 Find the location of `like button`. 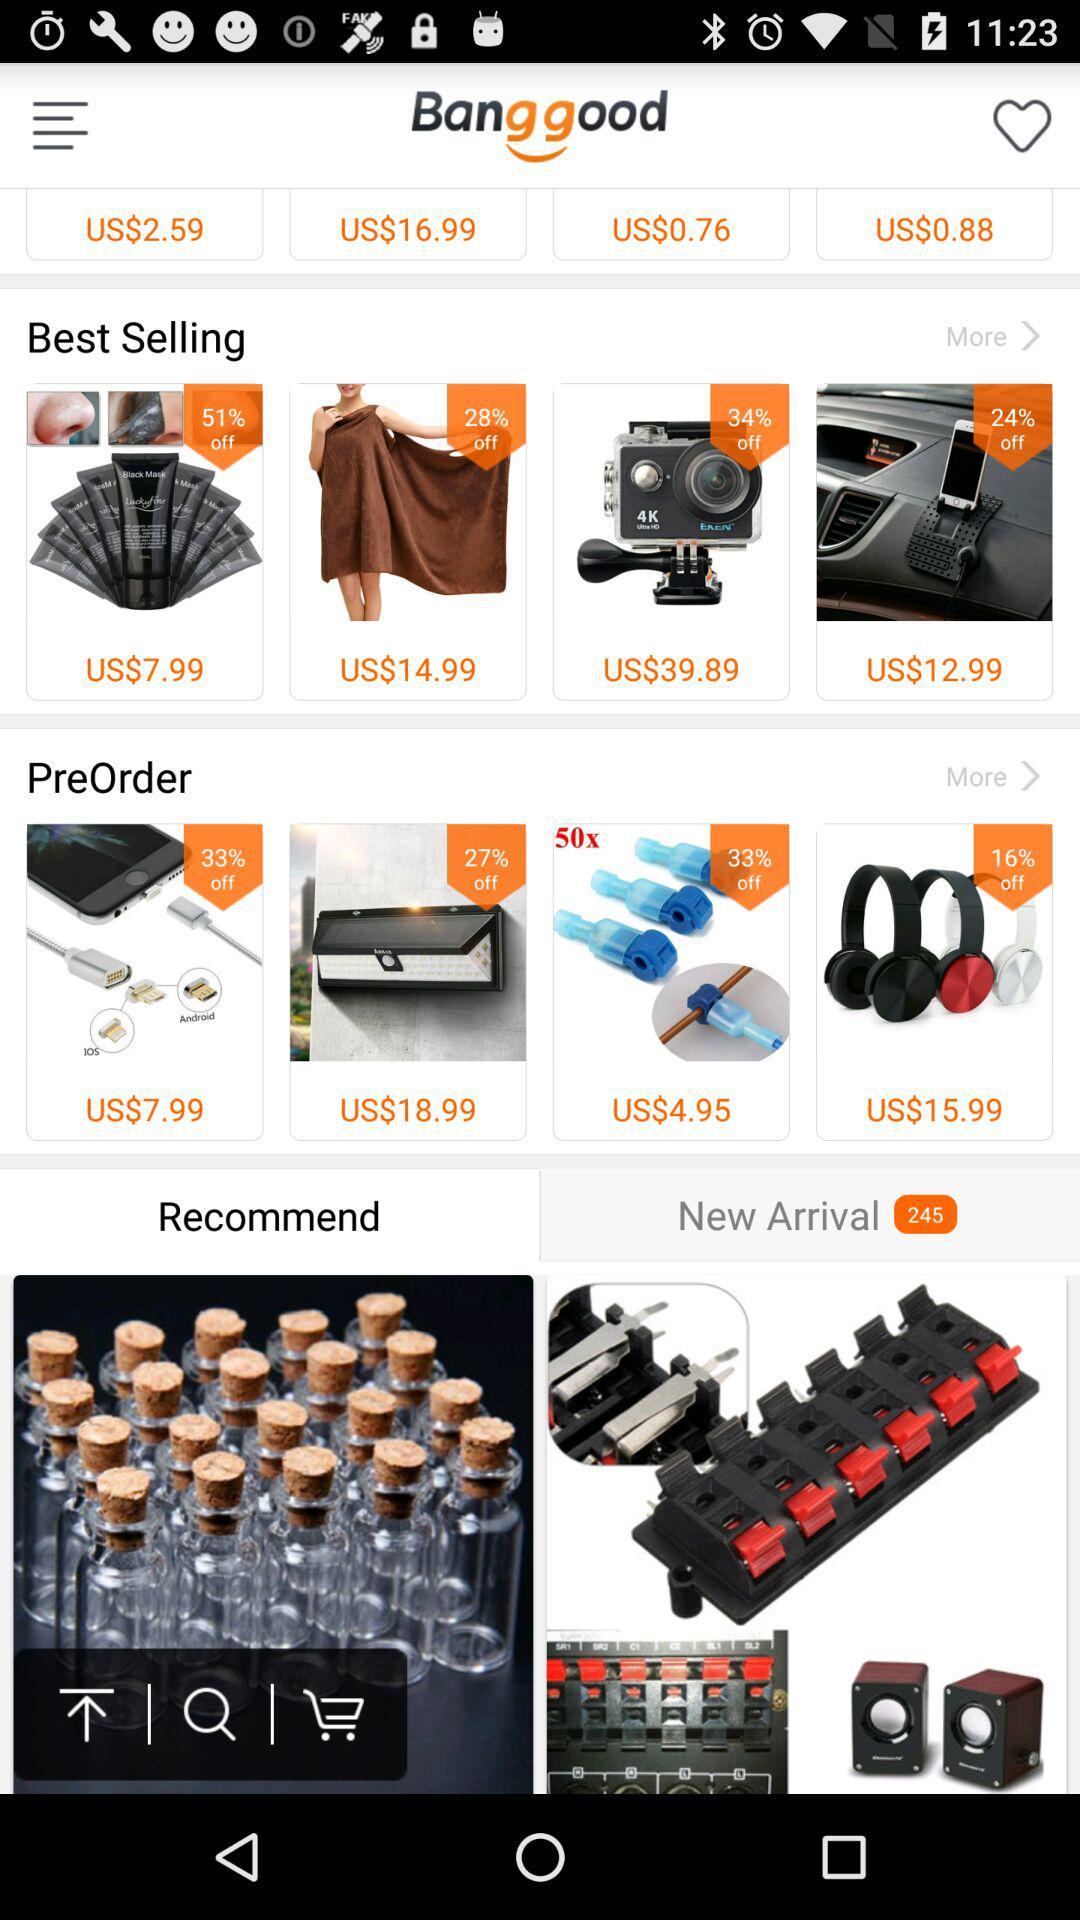

like button is located at coordinates (1022, 124).